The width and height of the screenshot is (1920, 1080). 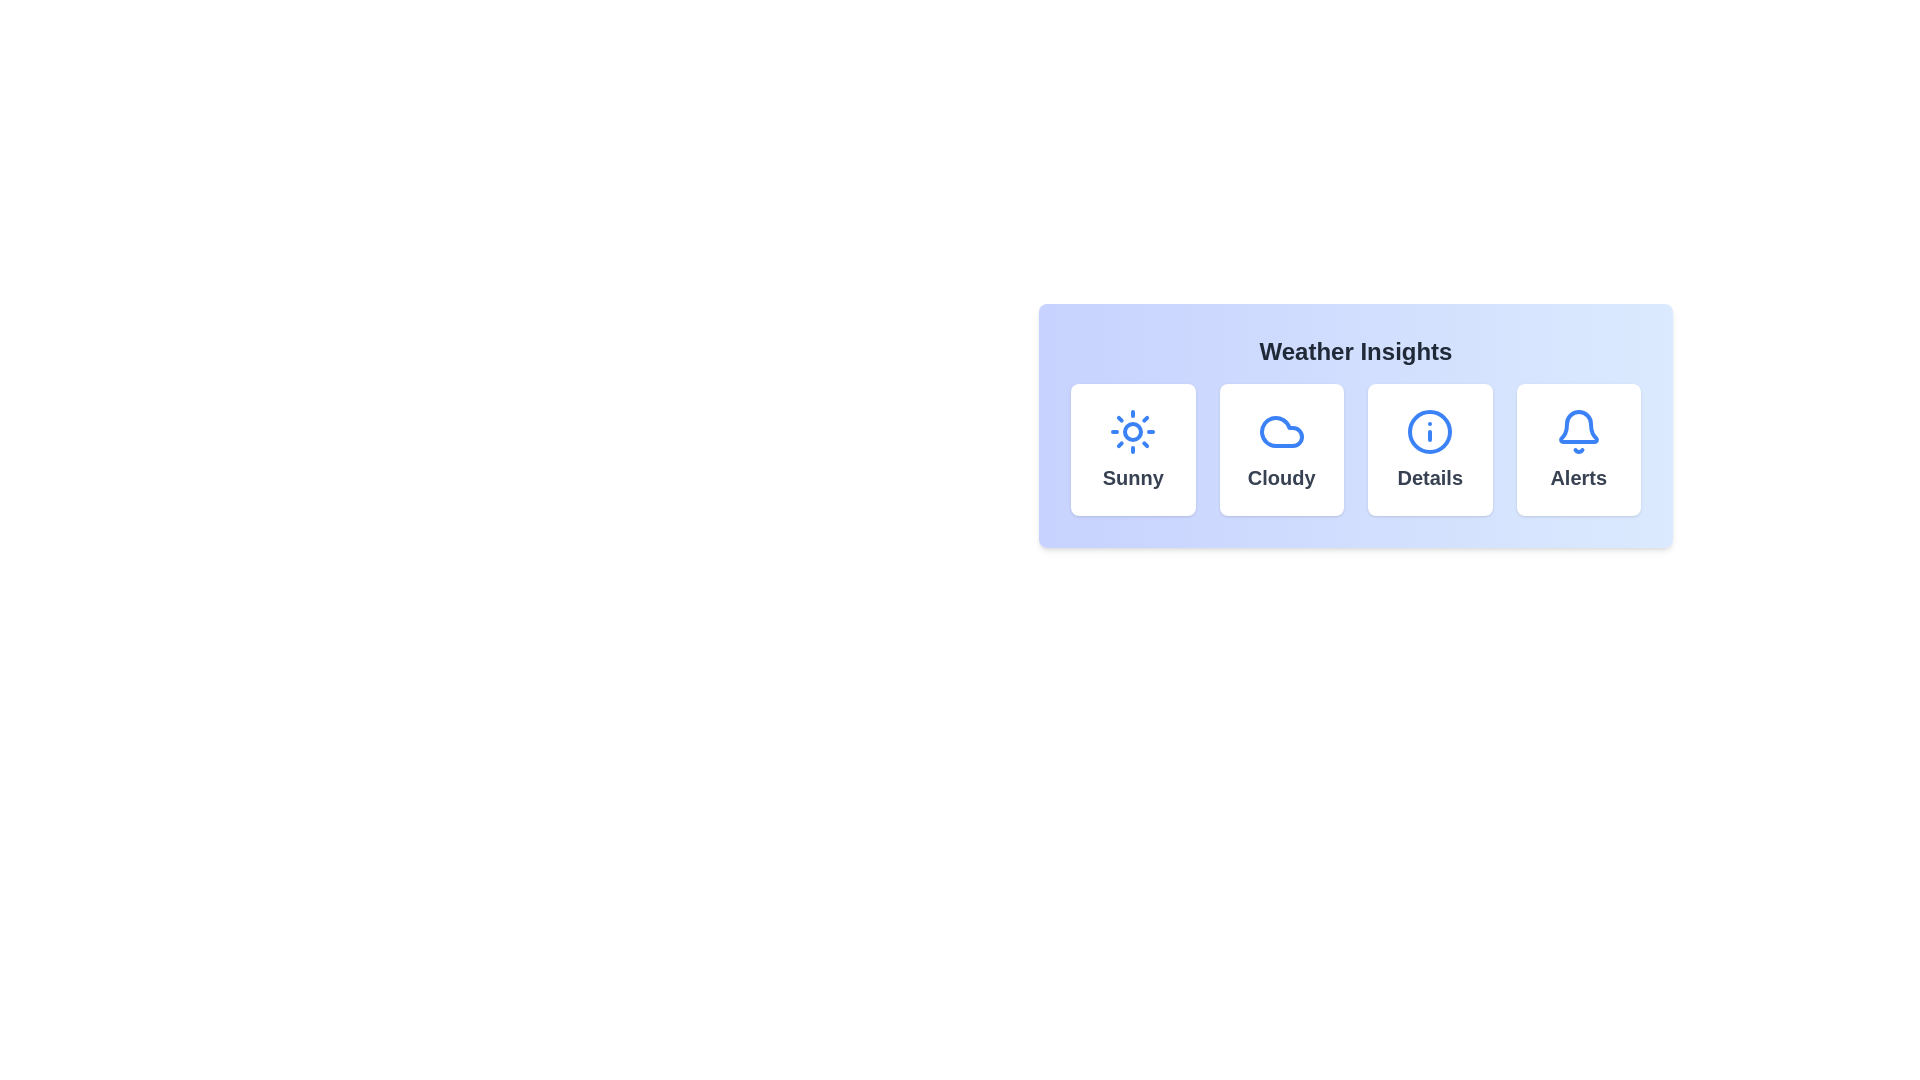 What do you see at coordinates (1429, 478) in the screenshot?
I see `the 'Details' text label, which is bold and large, centered beneath an 'info' icon in the 'Weather Insights' section` at bounding box center [1429, 478].